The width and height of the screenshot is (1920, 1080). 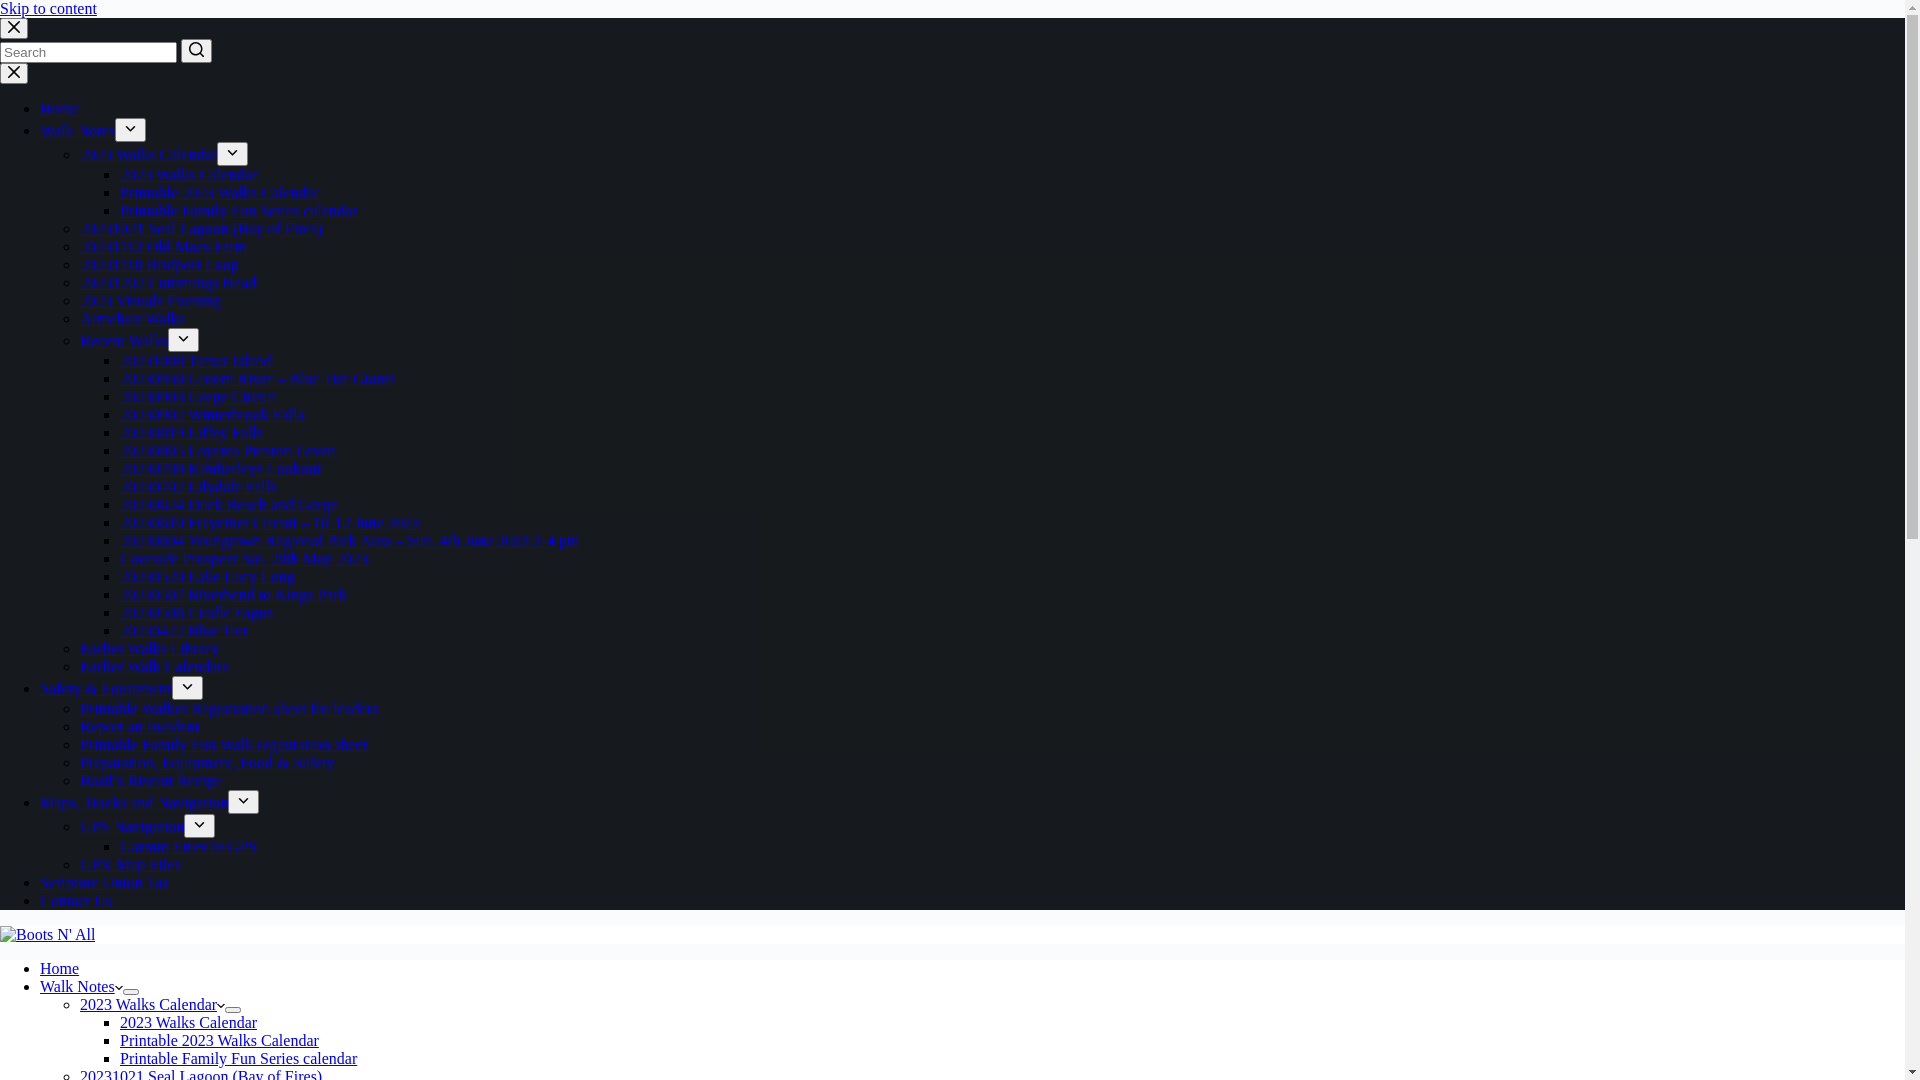 What do you see at coordinates (59, 108) in the screenshot?
I see `'Home'` at bounding box center [59, 108].